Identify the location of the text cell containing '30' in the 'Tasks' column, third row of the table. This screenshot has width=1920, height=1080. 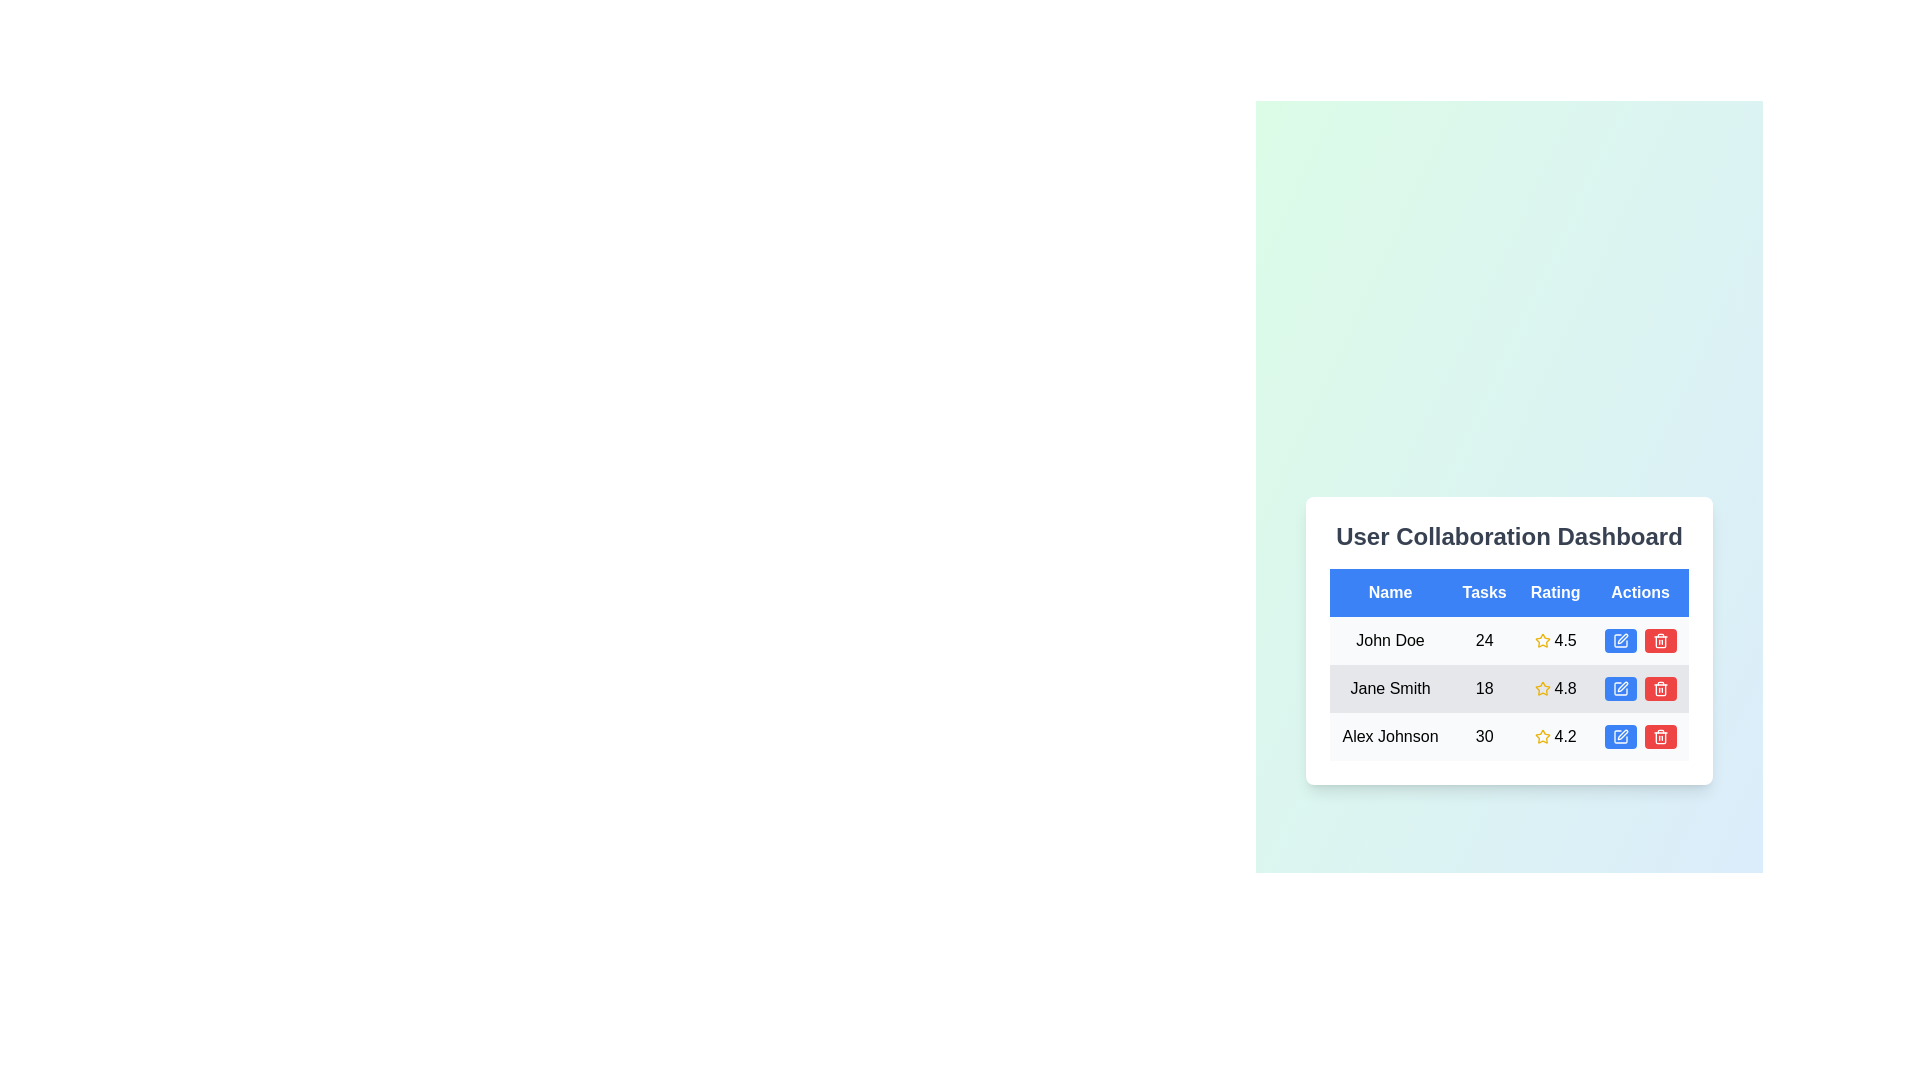
(1484, 736).